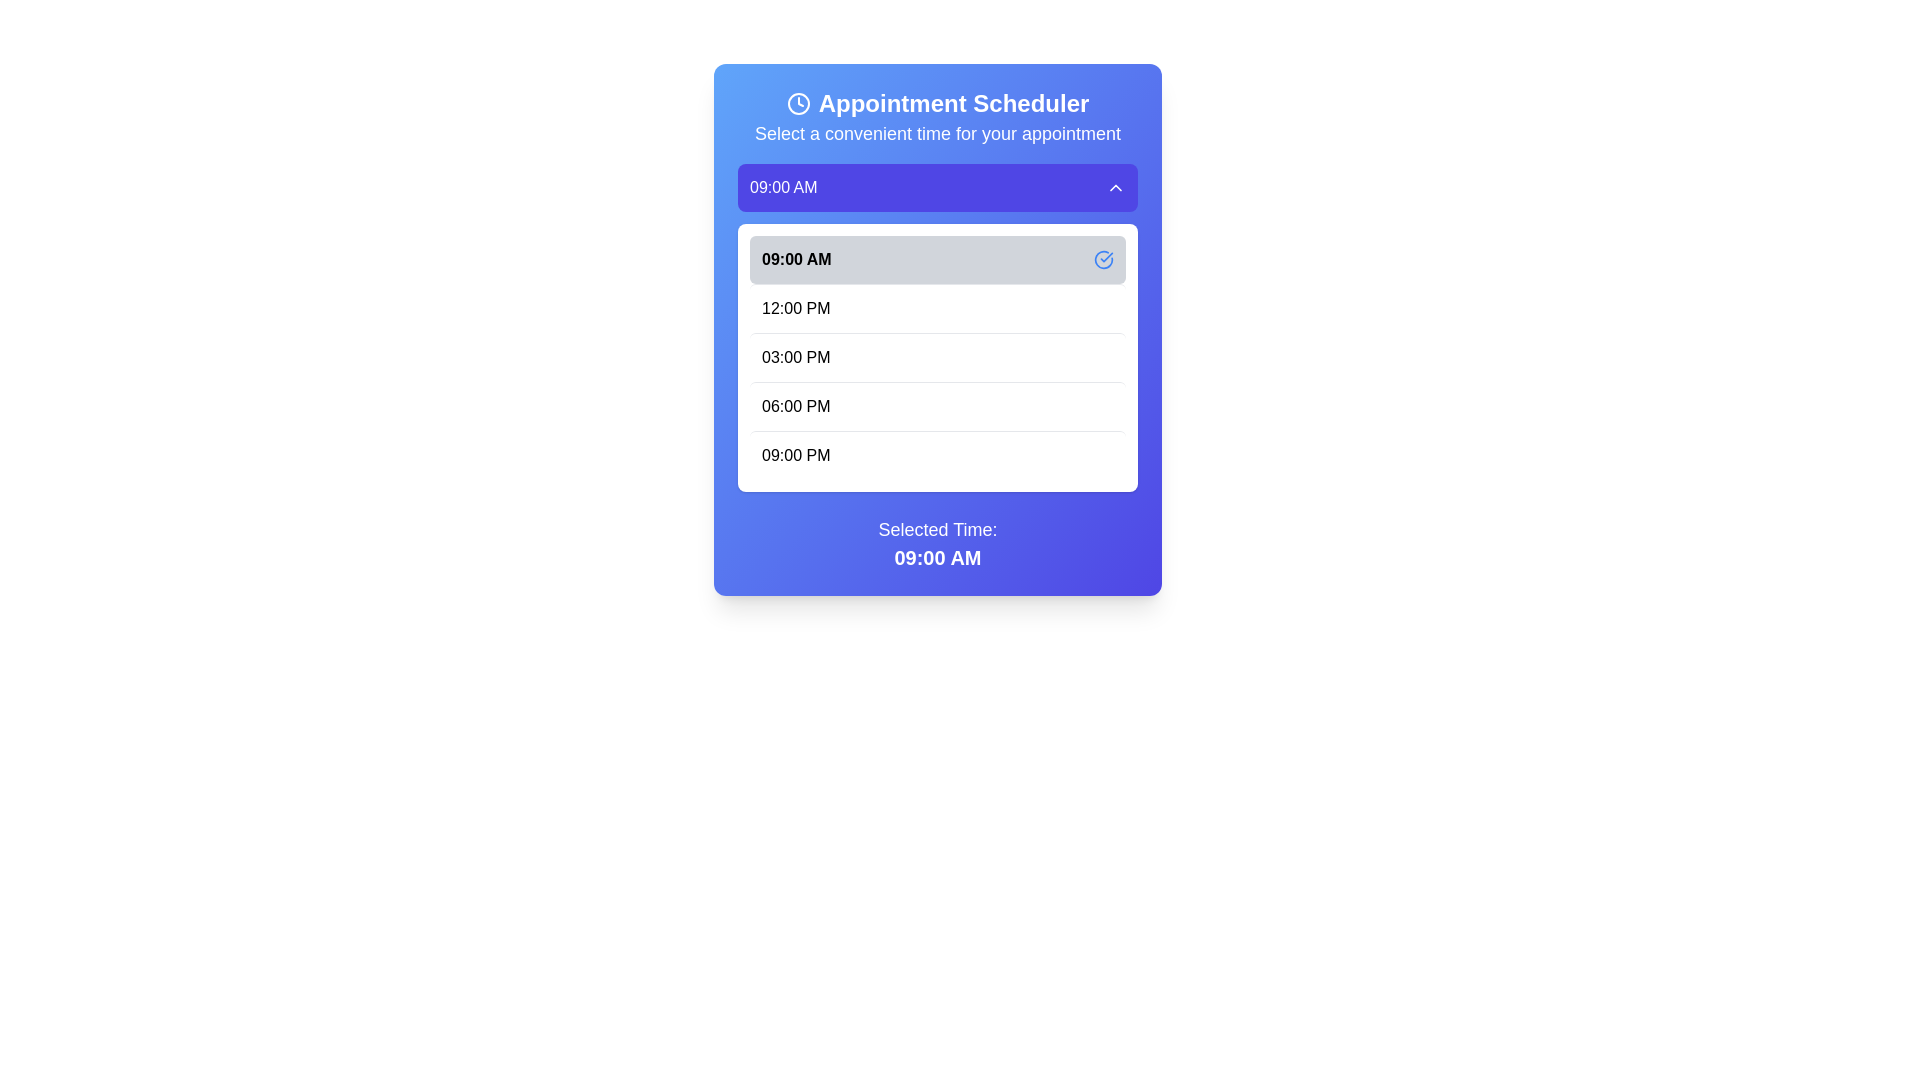 This screenshot has width=1920, height=1080. What do you see at coordinates (936, 405) in the screenshot?
I see `the selectable list item displaying '06:00 PM' by navigating via keyboard` at bounding box center [936, 405].